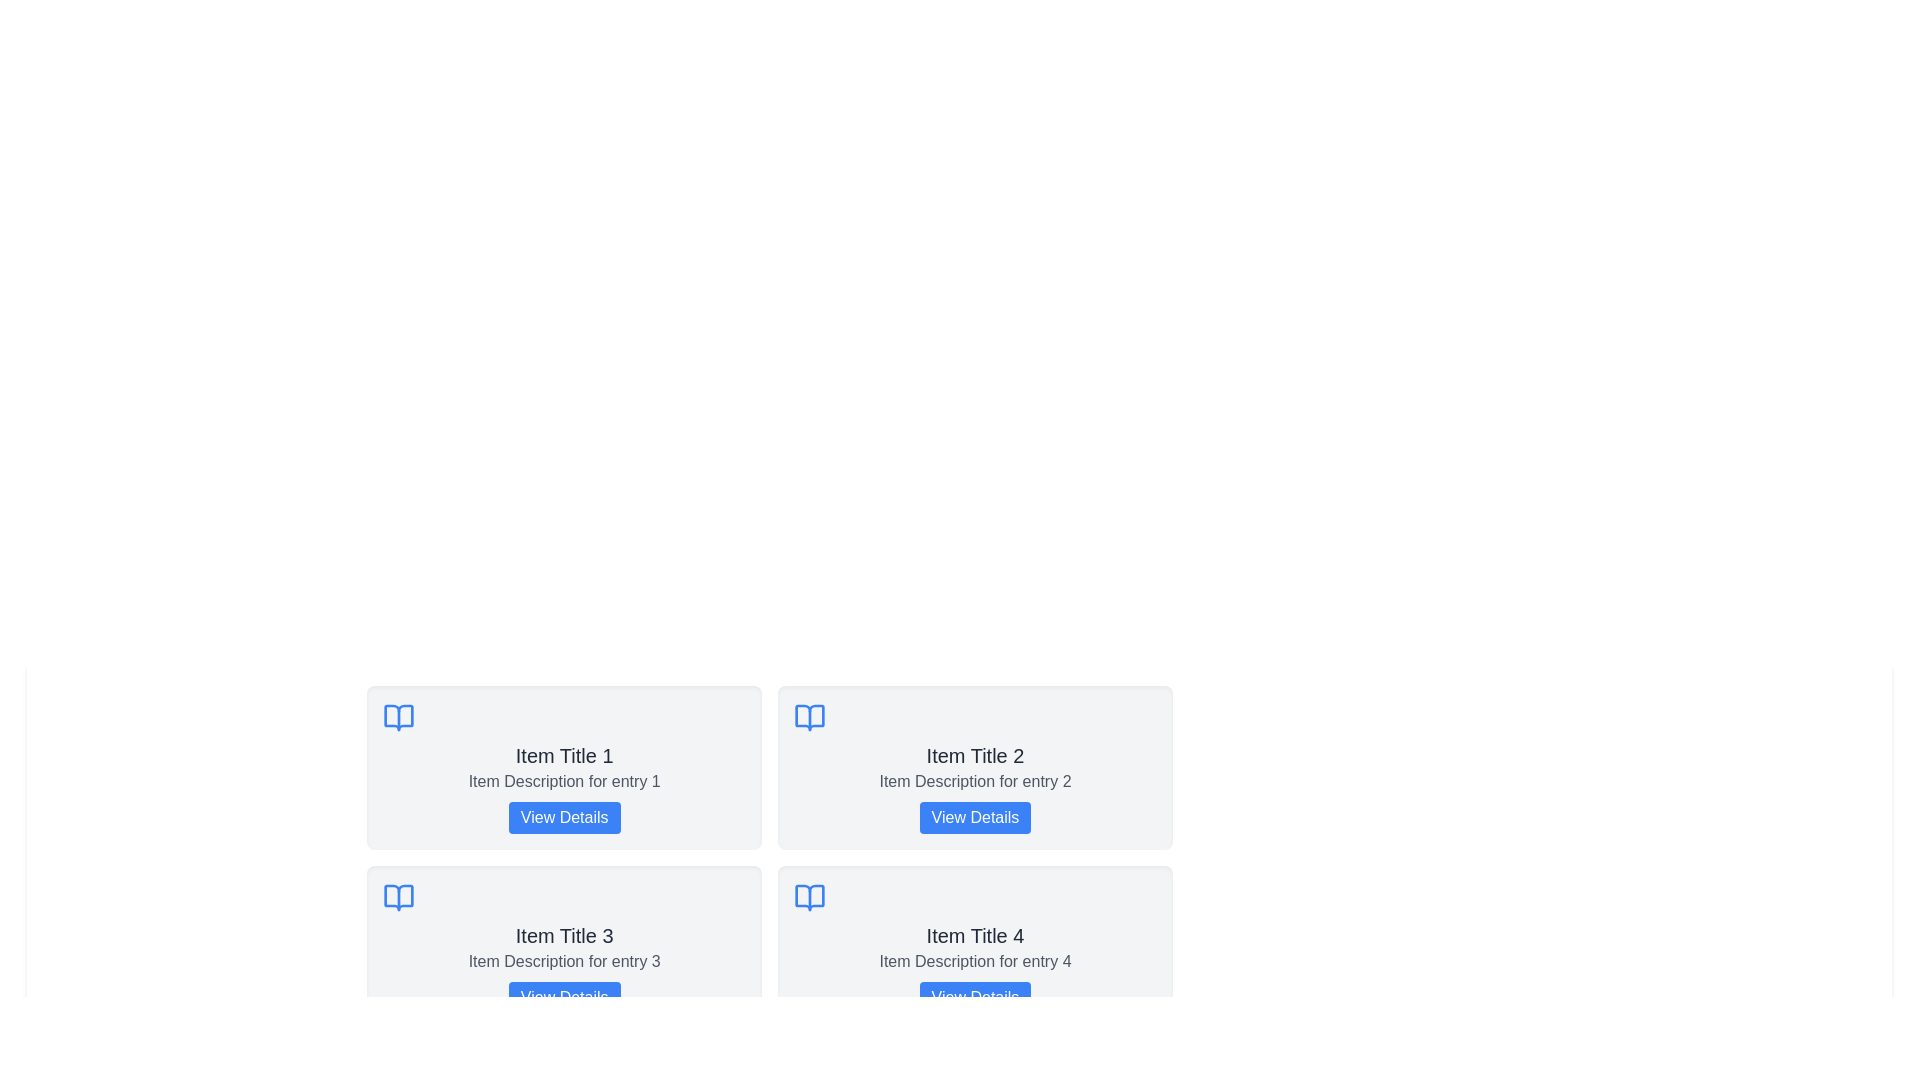 This screenshot has height=1080, width=1920. I want to click on the blue open book icon located at the top-left corner of the card titled 'Item Title 2', so click(810, 716).